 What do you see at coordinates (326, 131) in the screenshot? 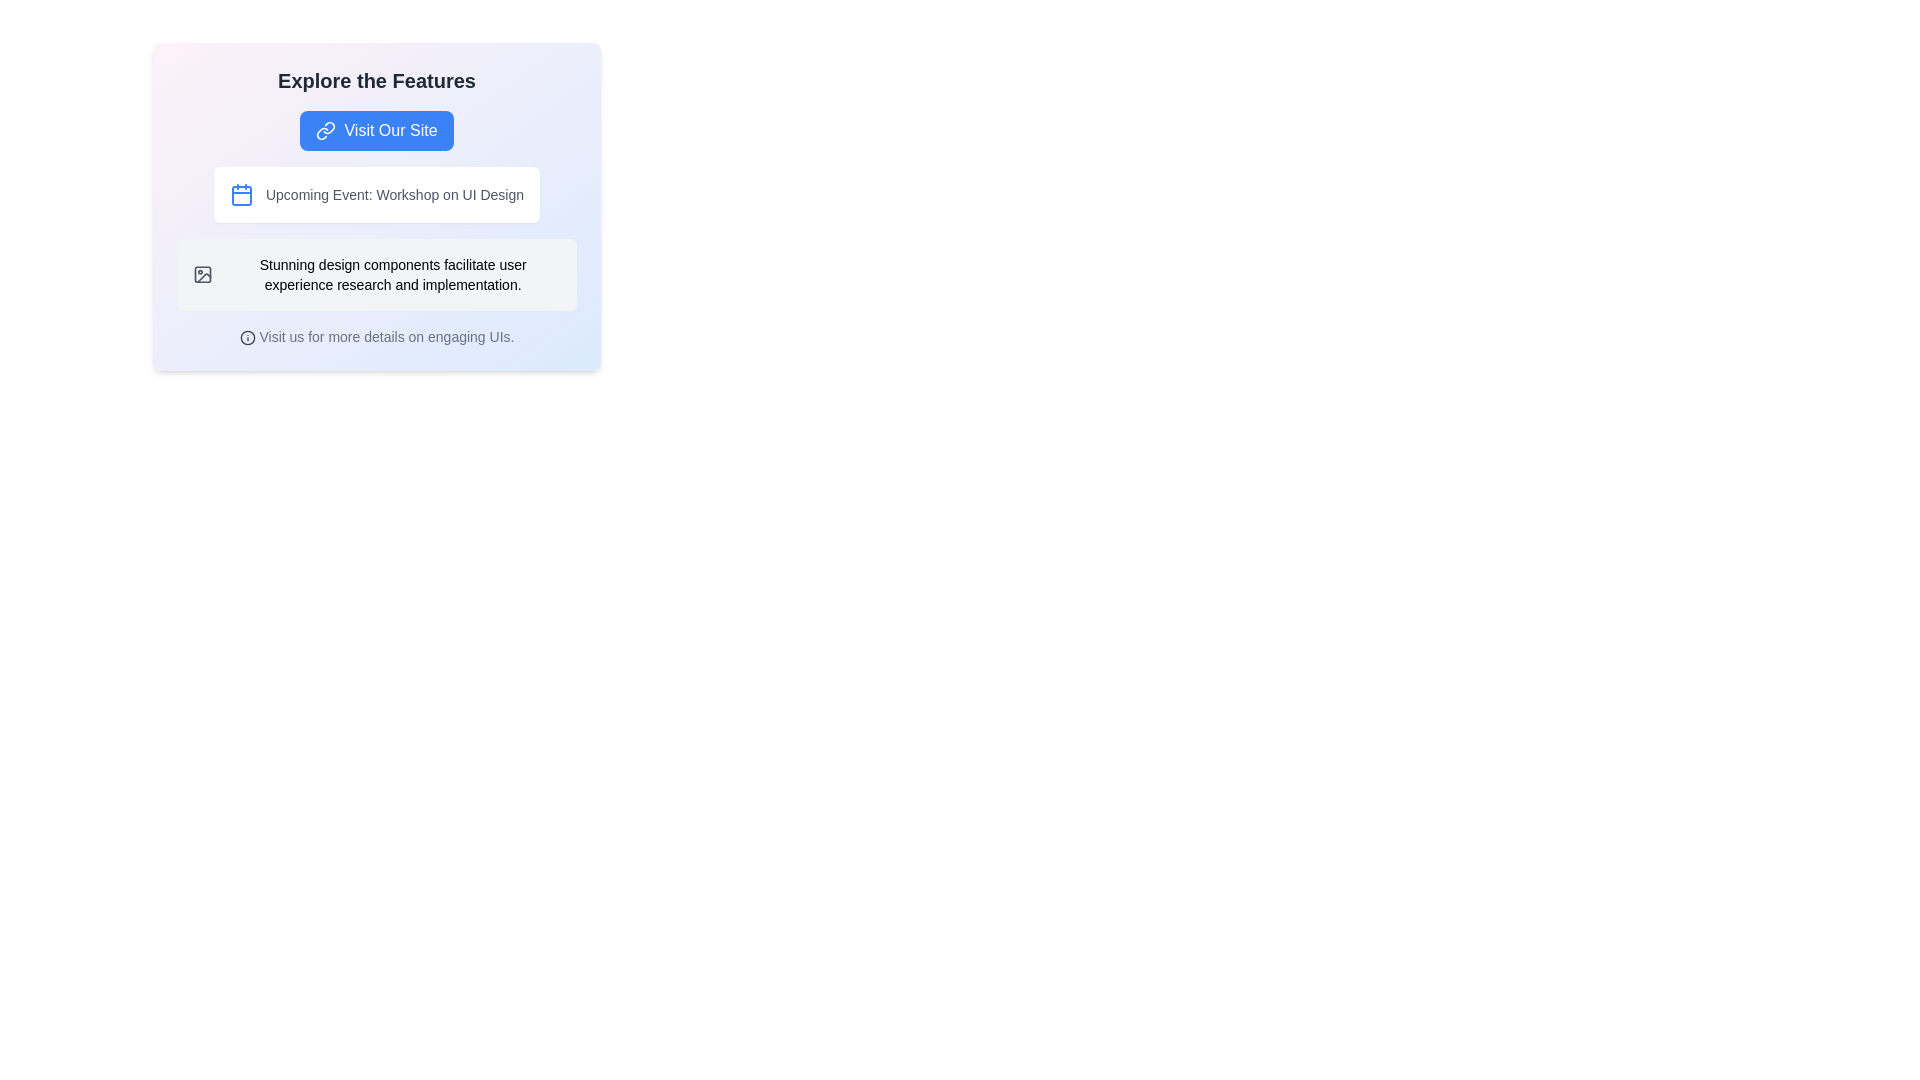
I see `the small link icon located on the left side of the blue button labeled 'Visit Our Site', which is within a white rounded box at the top center of the interface` at bounding box center [326, 131].